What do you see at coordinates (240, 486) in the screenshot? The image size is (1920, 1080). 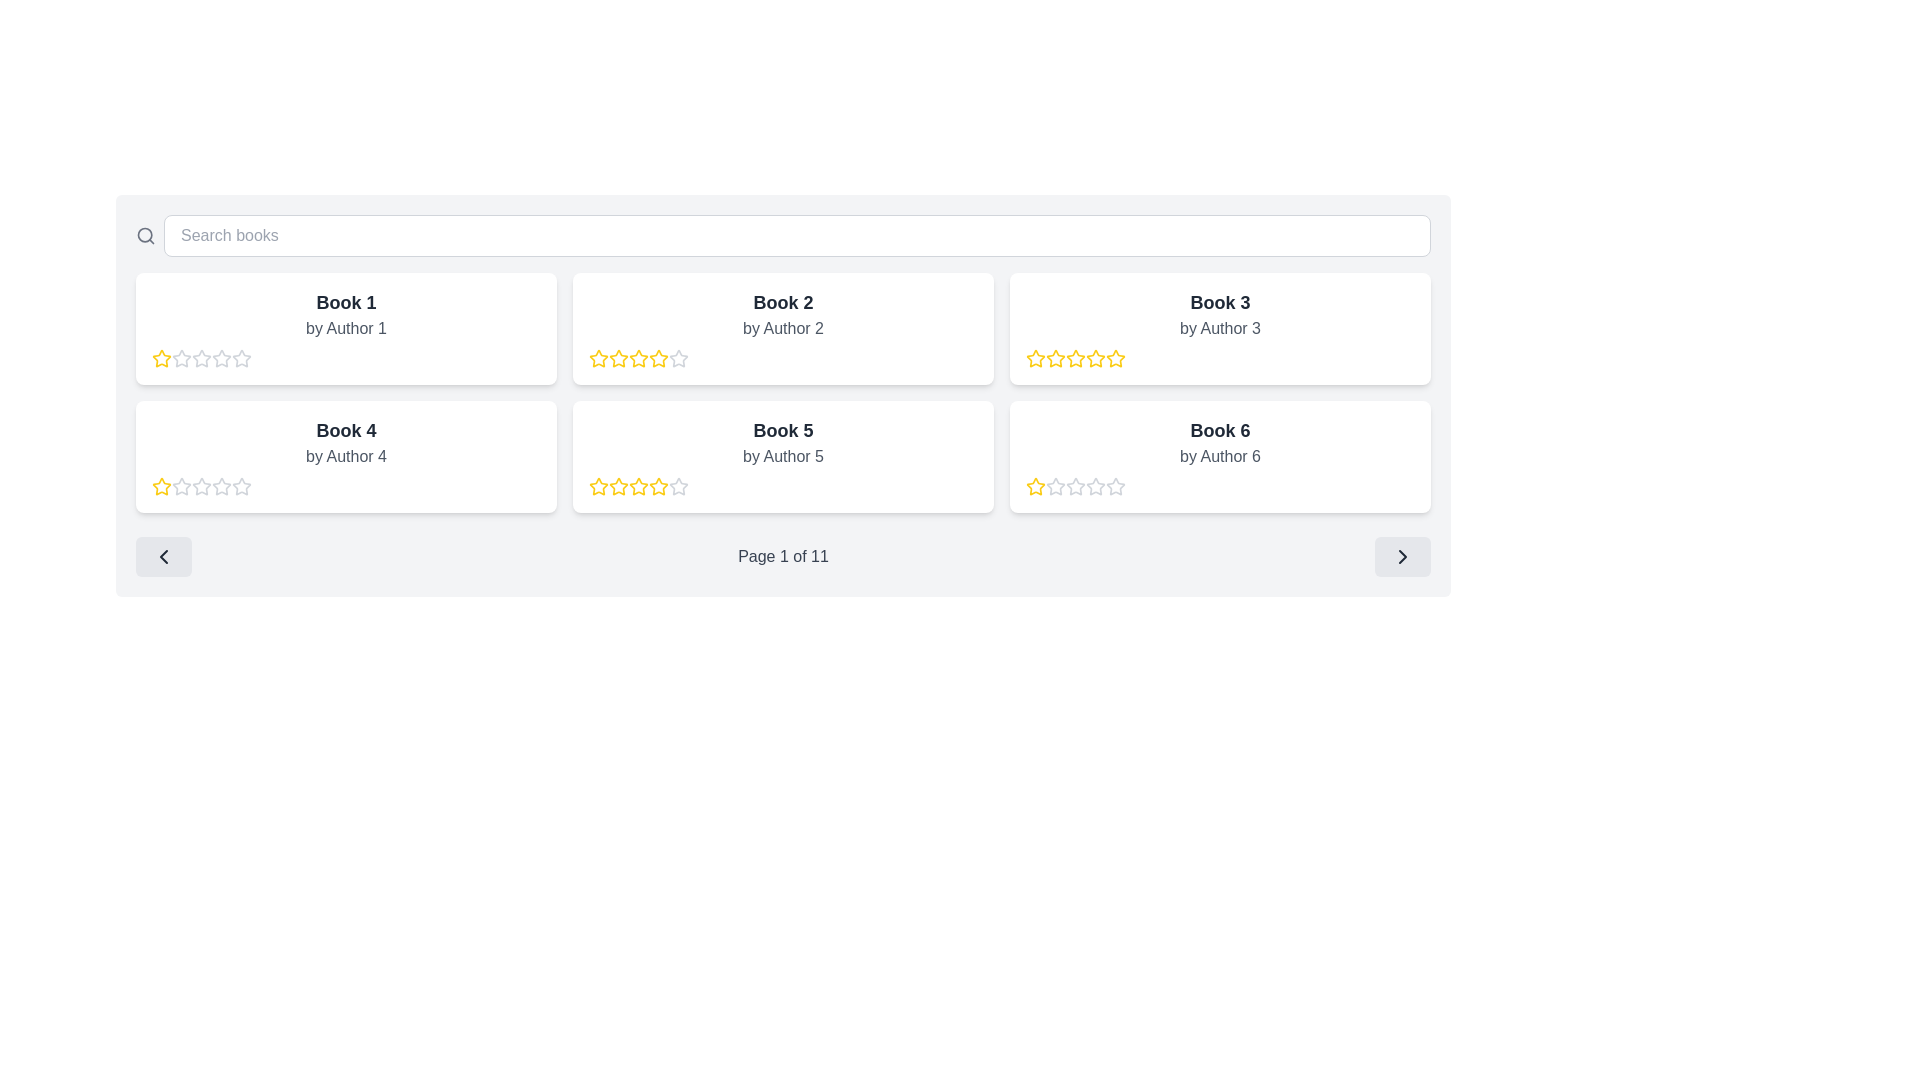 I see `the second star icon in the rating system for the 'Book 4' section` at bounding box center [240, 486].